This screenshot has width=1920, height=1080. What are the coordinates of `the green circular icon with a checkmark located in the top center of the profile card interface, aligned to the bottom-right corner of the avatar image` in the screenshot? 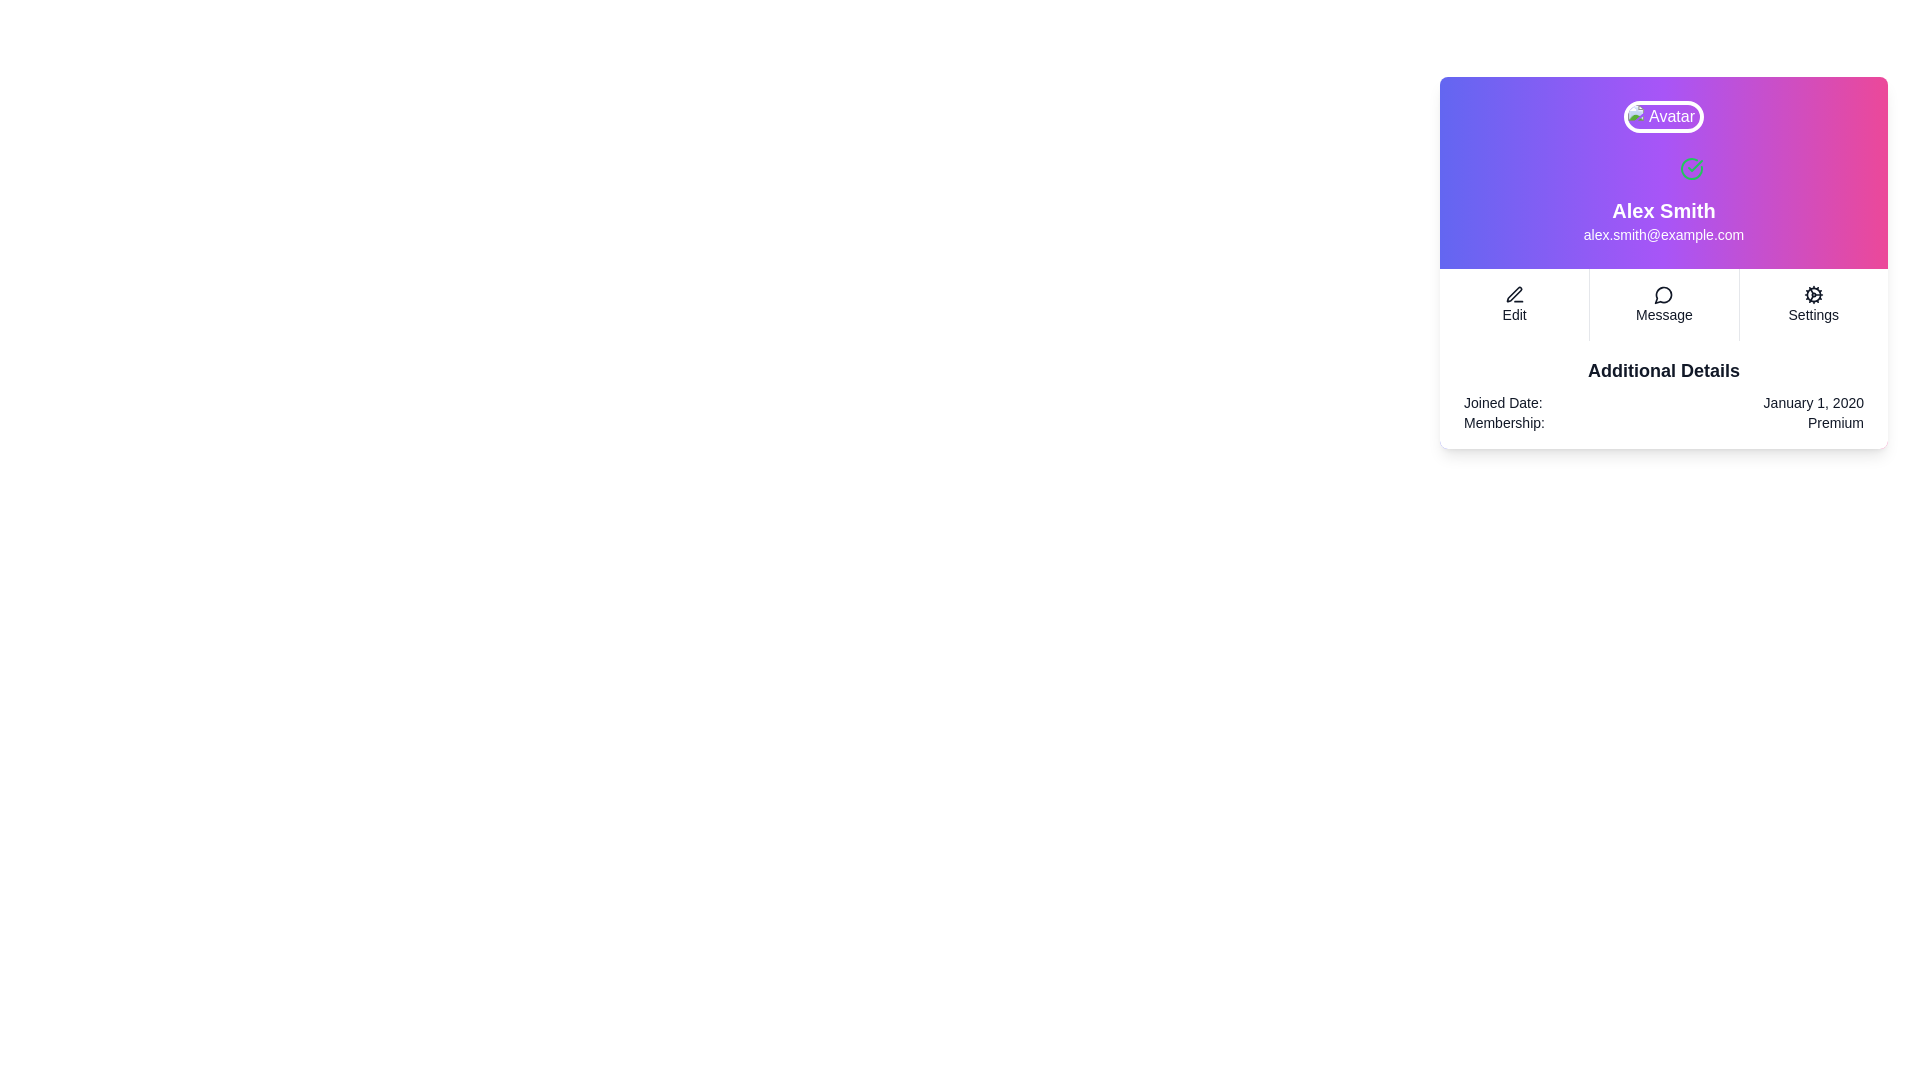 It's located at (1690, 168).